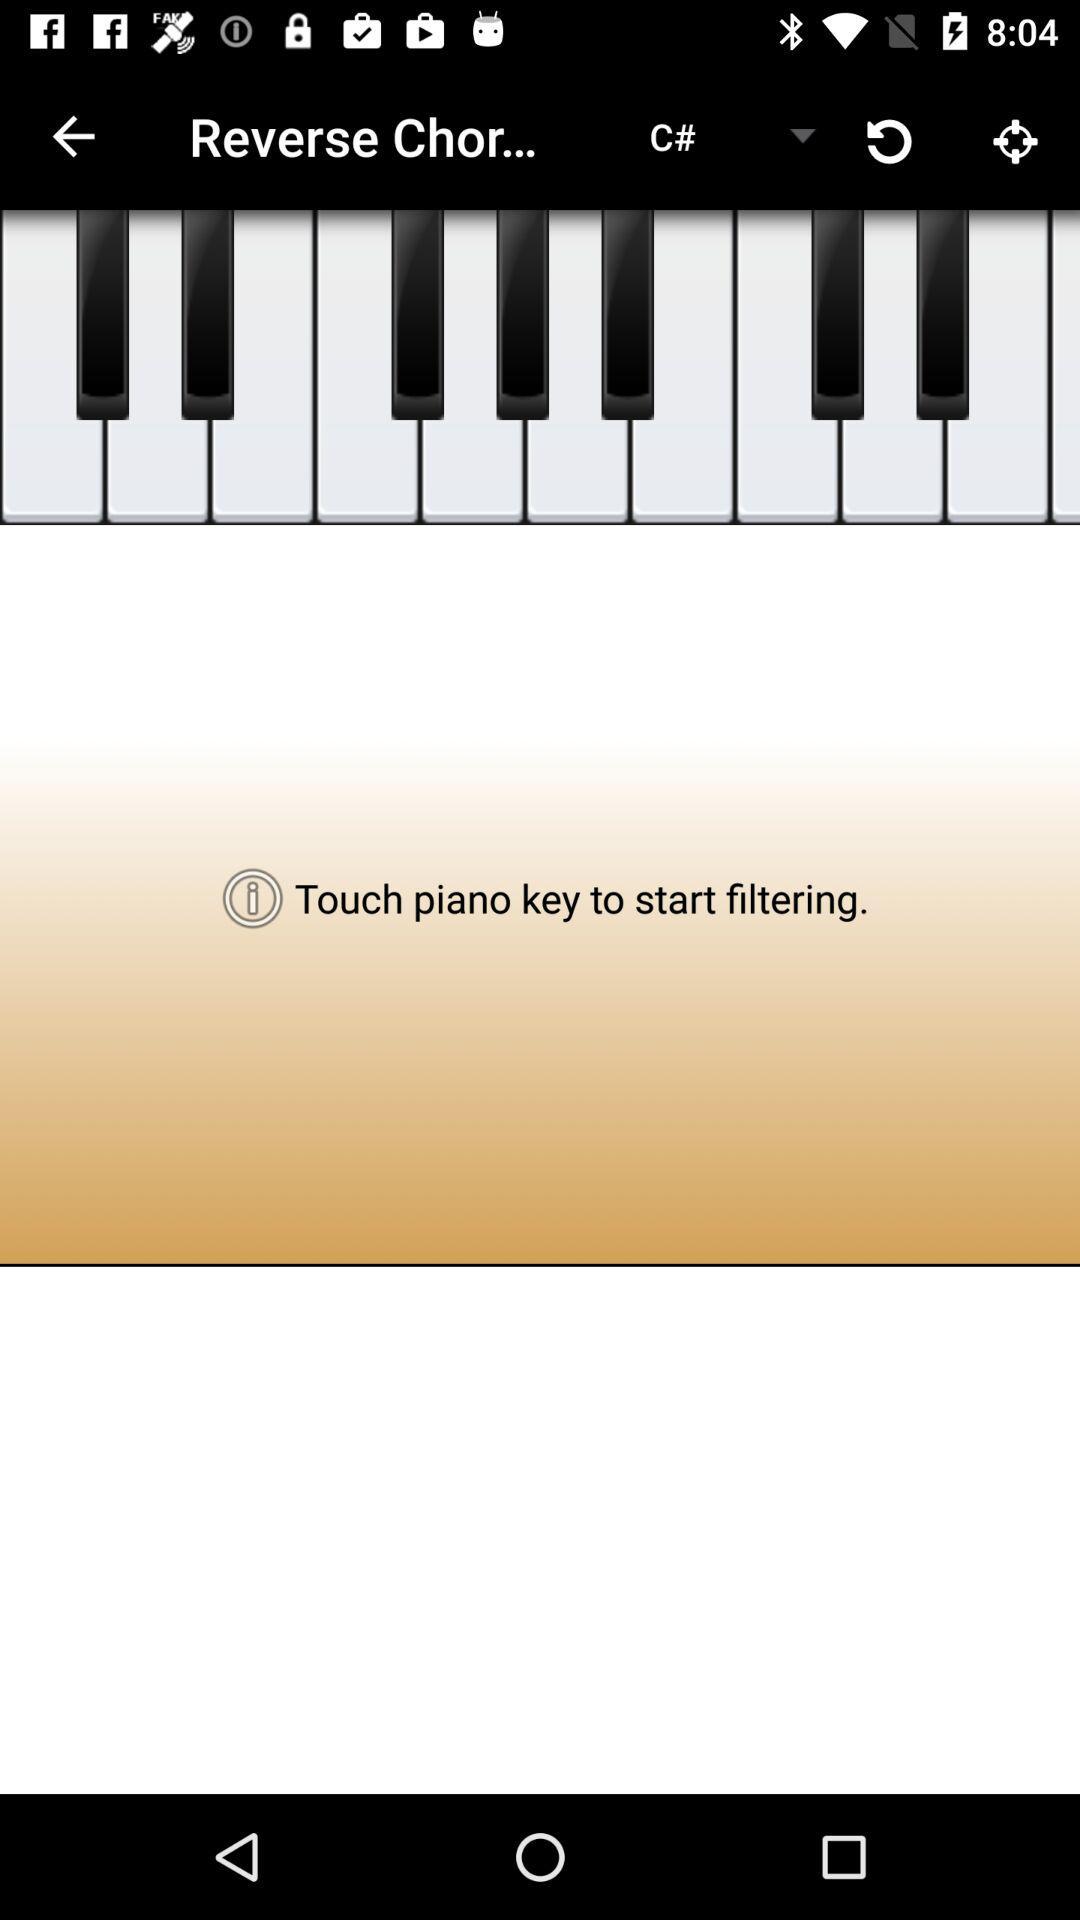 This screenshot has width=1080, height=1920. Describe the element at coordinates (156, 367) in the screenshot. I see `piano key button` at that location.